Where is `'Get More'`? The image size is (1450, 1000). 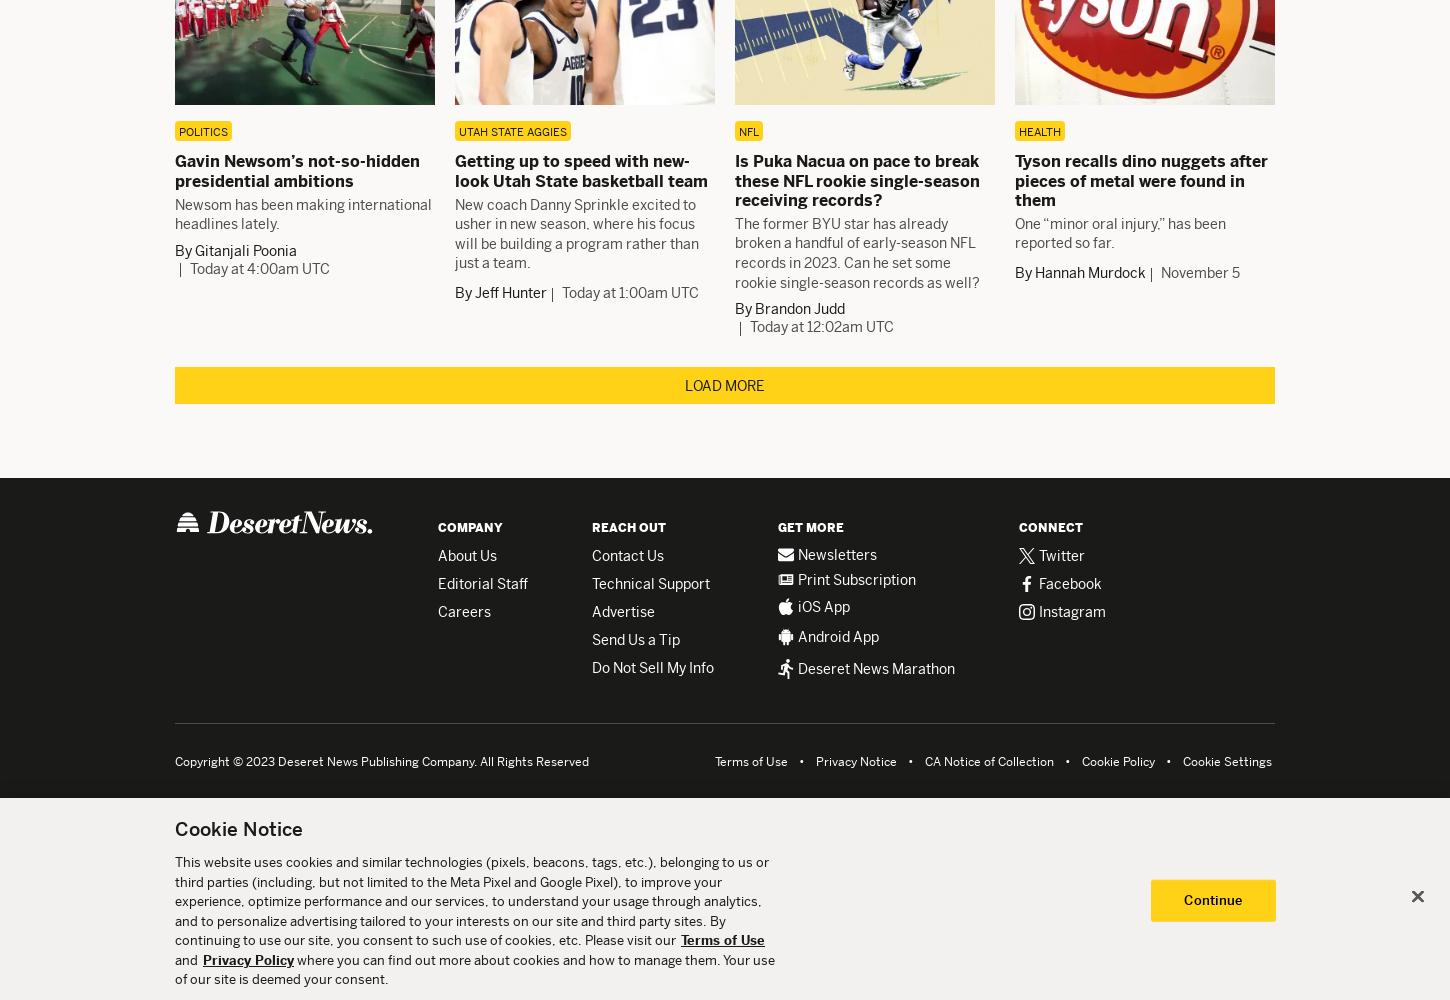
'Get More' is located at coordinates (810, 528).